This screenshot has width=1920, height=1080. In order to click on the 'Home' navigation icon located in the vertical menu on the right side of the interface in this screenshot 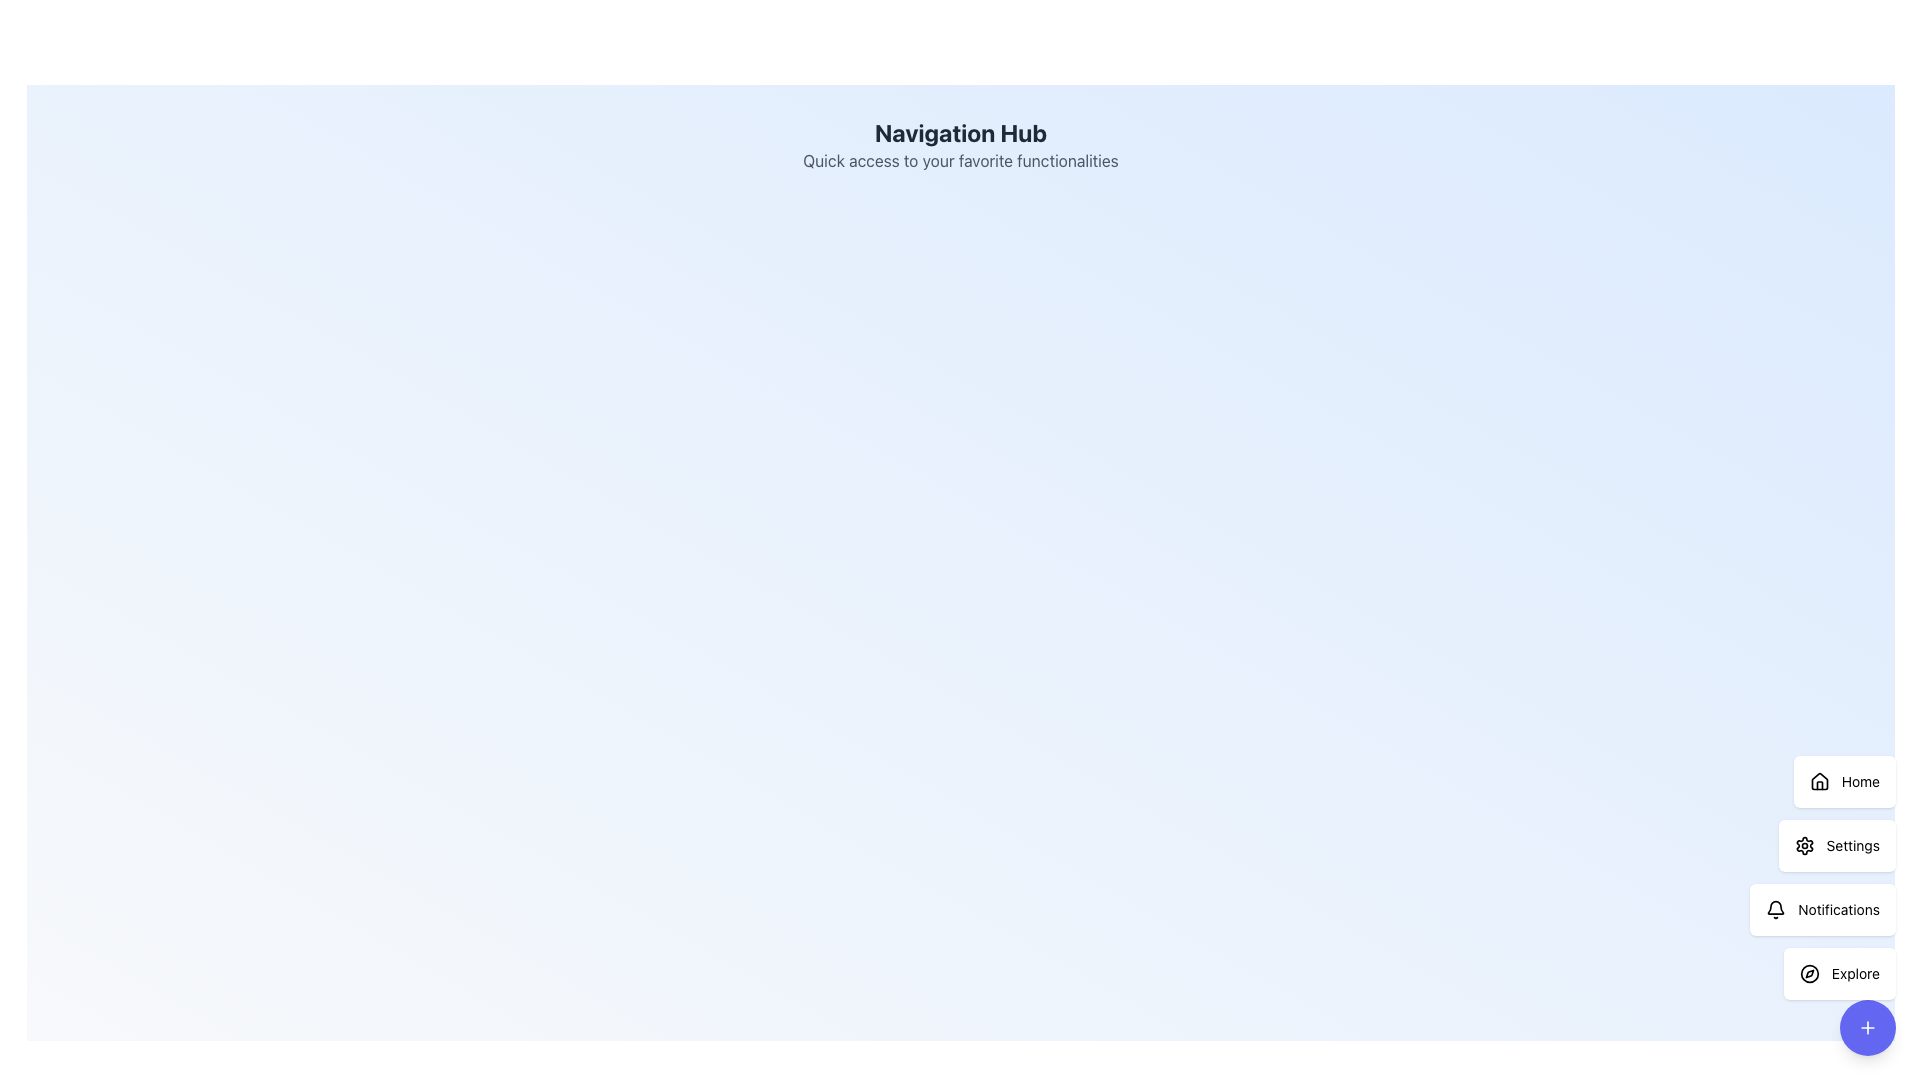, I will do `click(1819, 781)`.